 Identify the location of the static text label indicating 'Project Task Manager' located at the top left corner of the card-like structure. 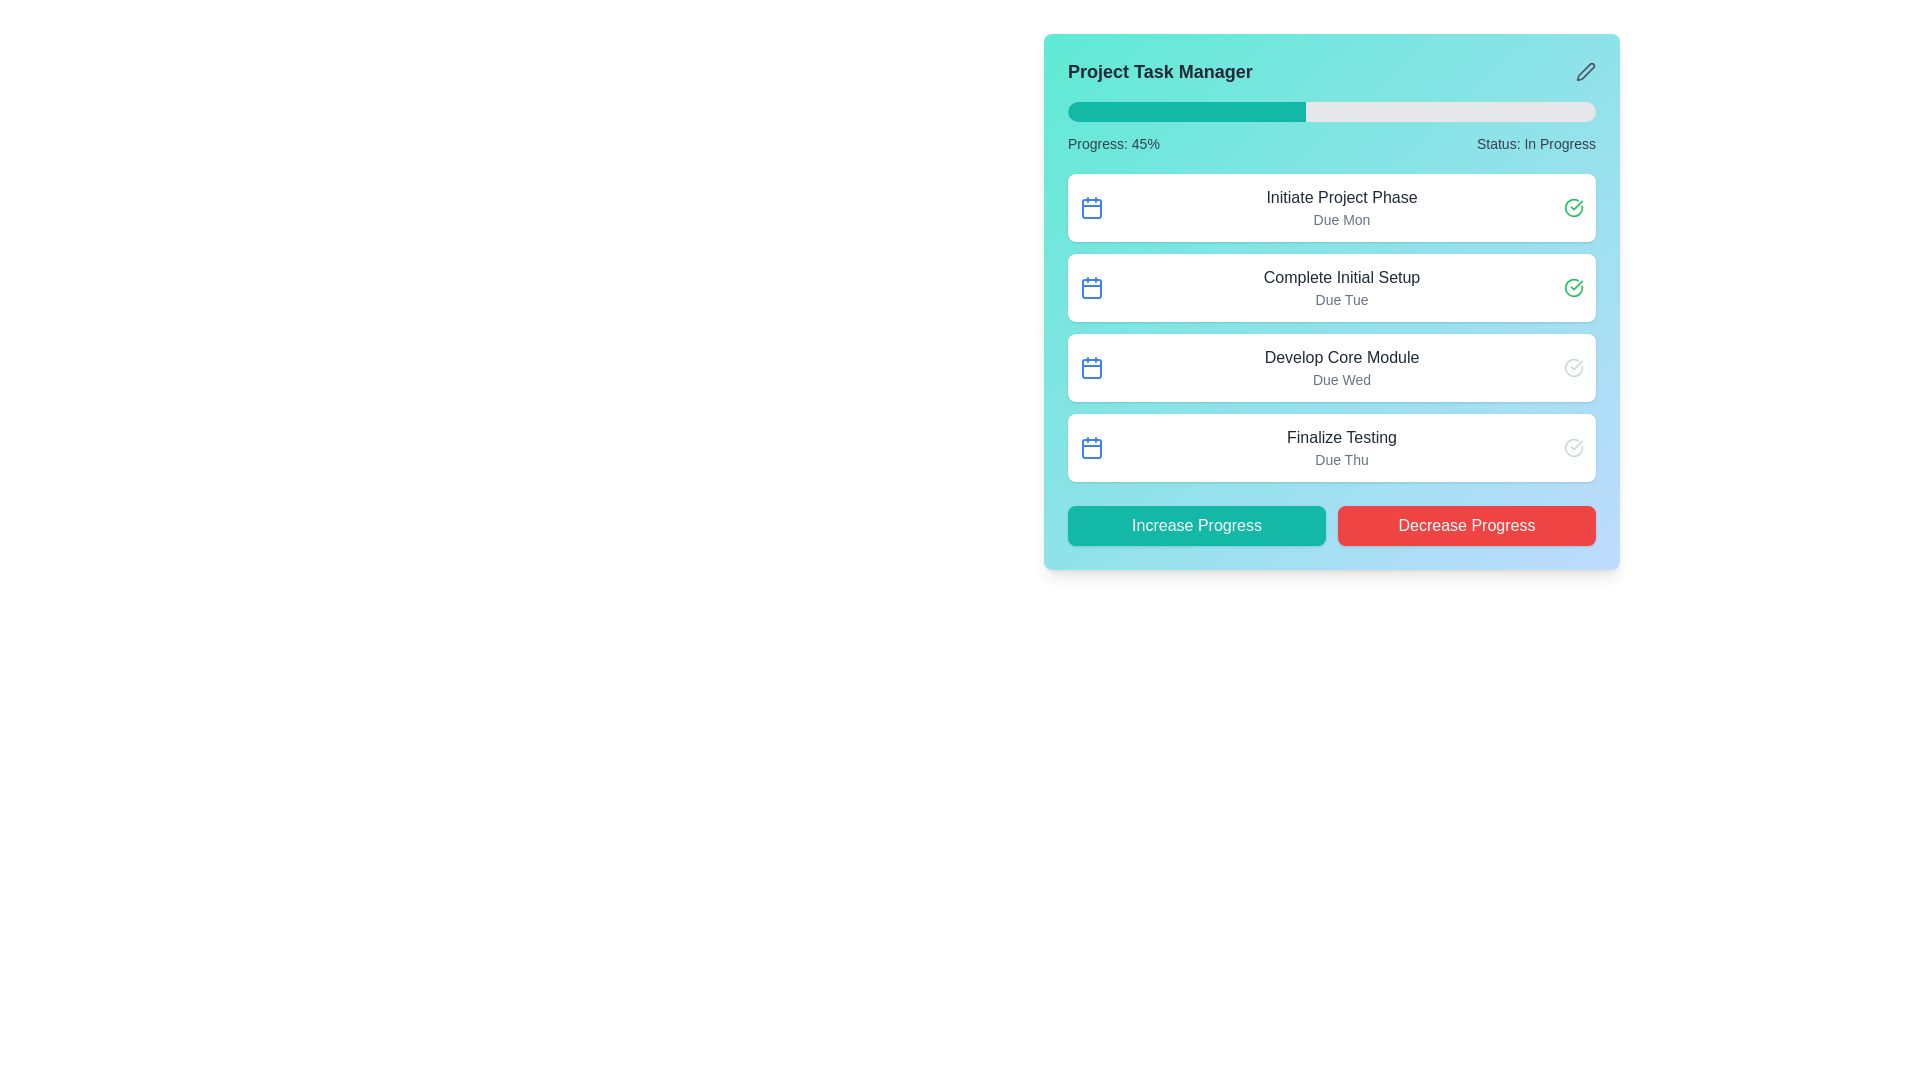
(1160, 71).